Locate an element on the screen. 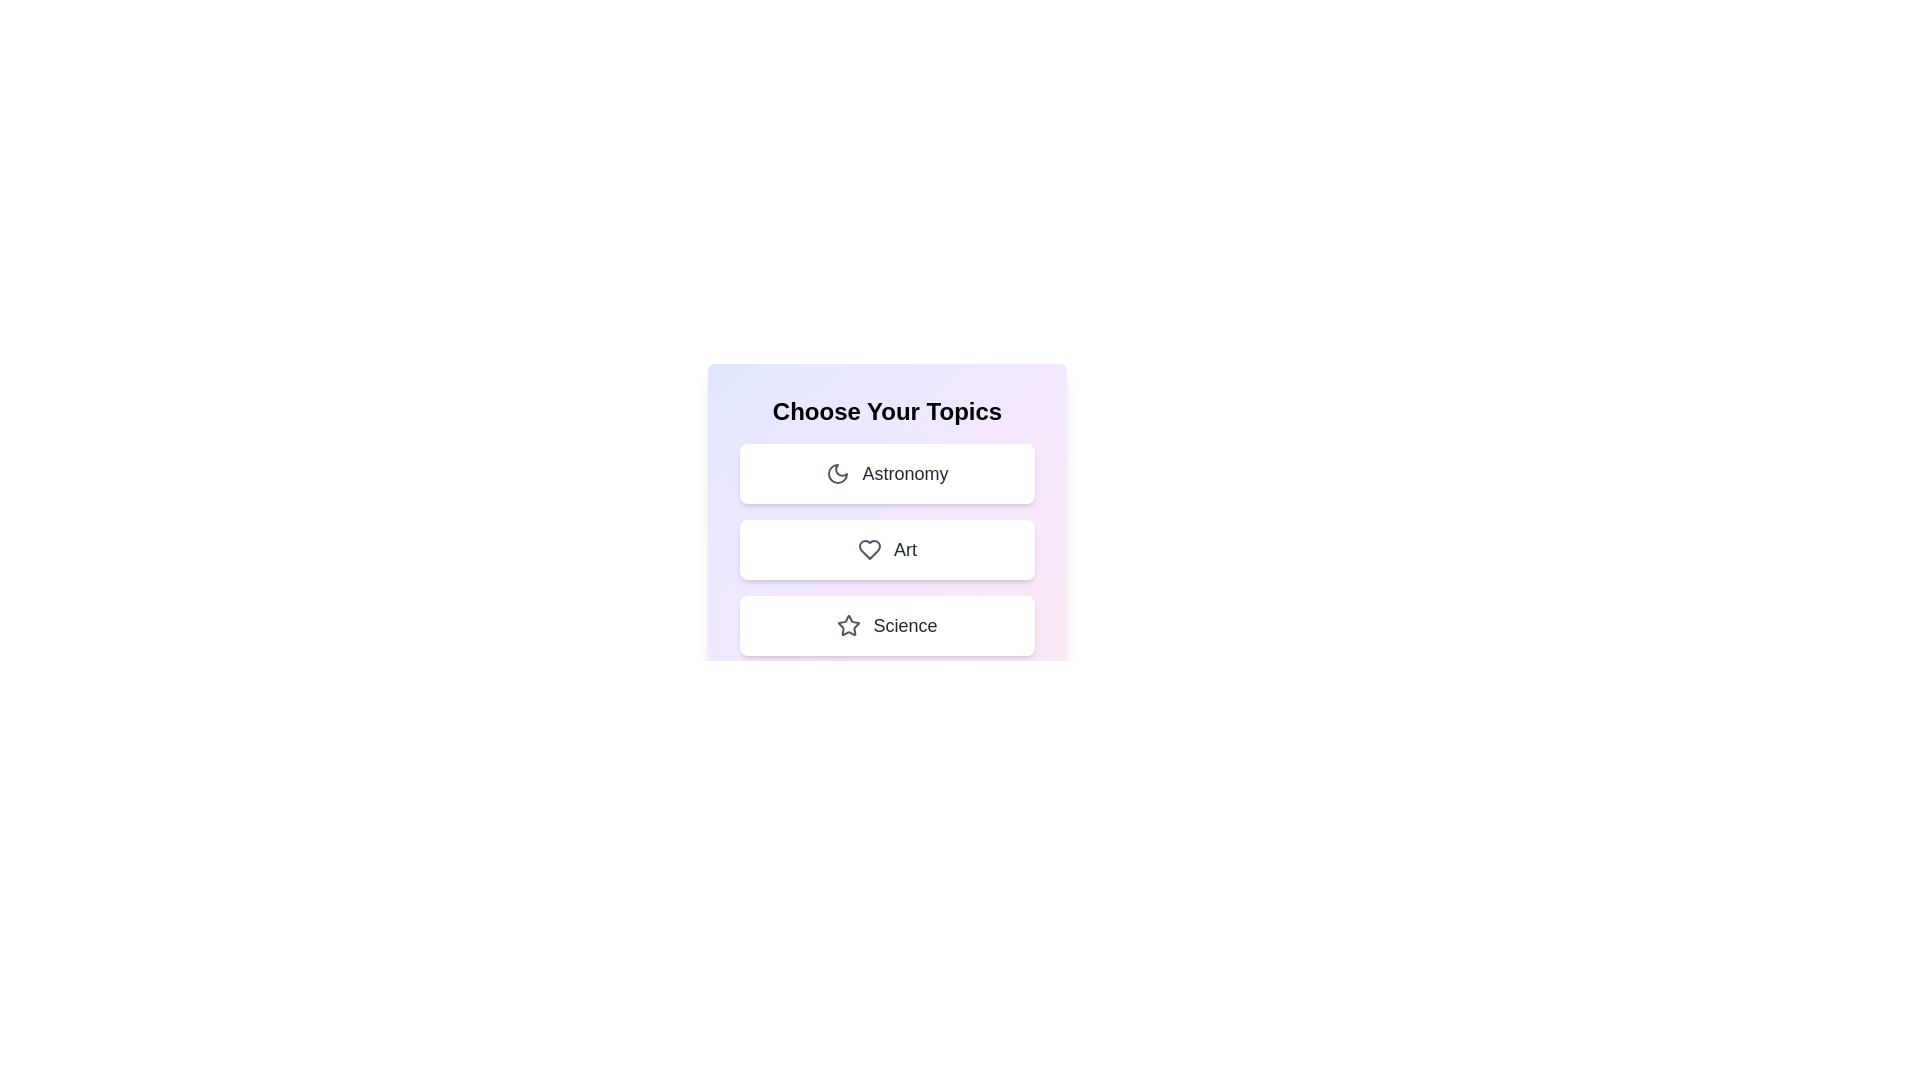 The image size is (1920, 1080). the topic Astronomy by clicking on its corresponding area is located at coordinates (886, 474).